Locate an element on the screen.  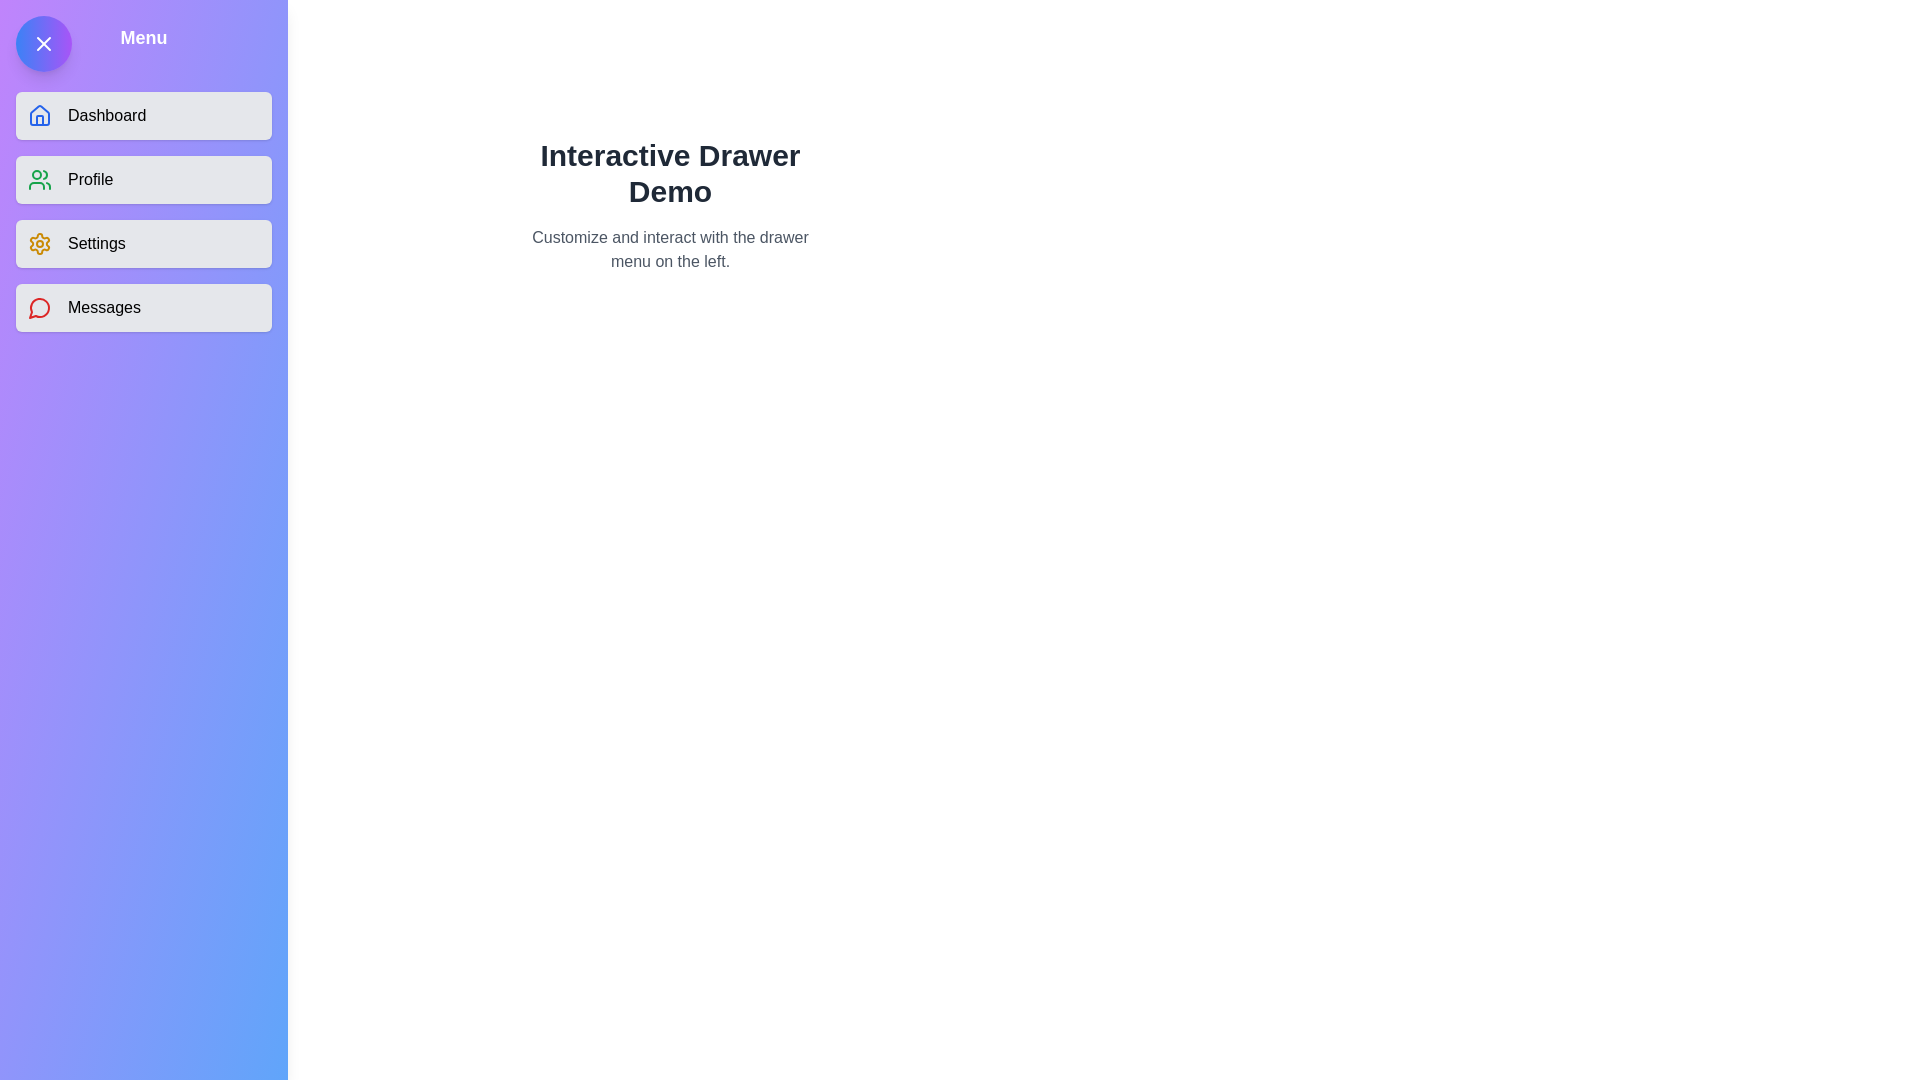
floating button at the top-left corner of the screen to toggle the drawer is located at coordinates (43, 43).